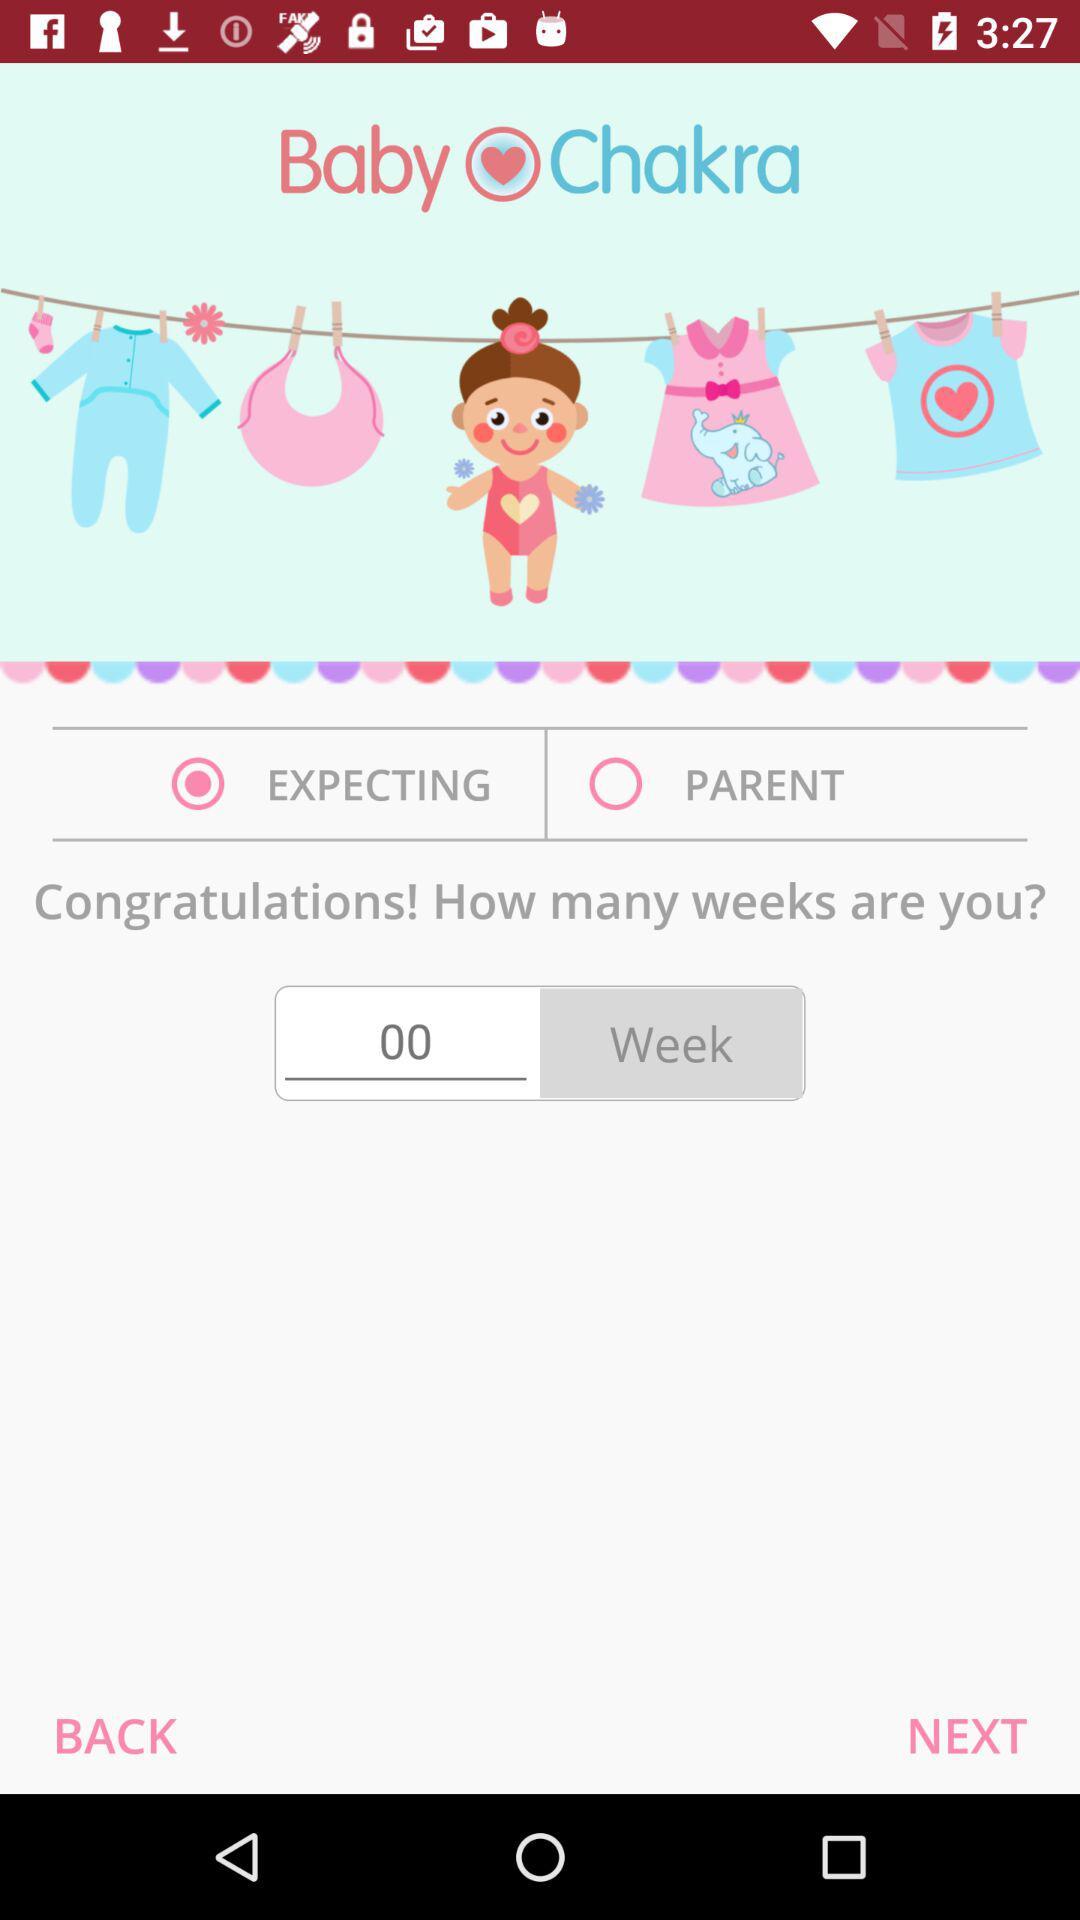  Describe the element at coordinates (336, 783) in the screenshot. I see `the expecting` at that location.